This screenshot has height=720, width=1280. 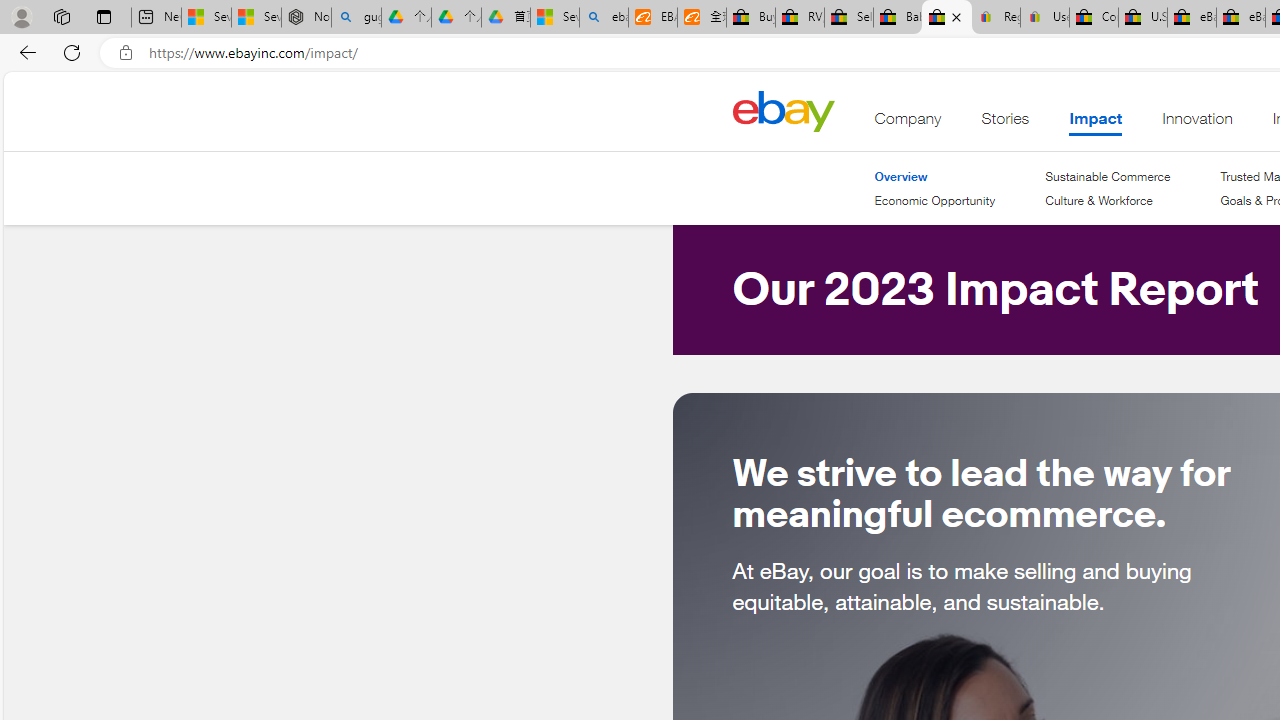 I want to click on 'Stories', so click(x=1005, y=123).